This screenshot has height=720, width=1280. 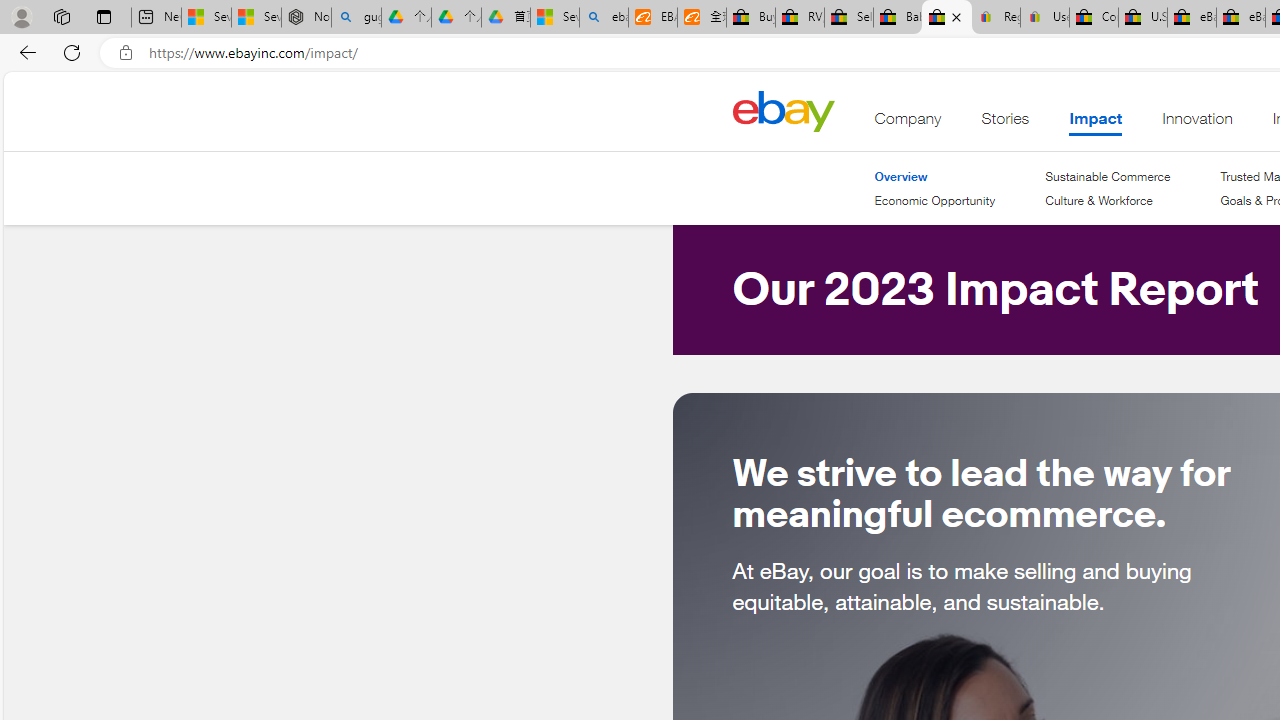 I want to click on 'Stories', so click(x=1005, y=123).